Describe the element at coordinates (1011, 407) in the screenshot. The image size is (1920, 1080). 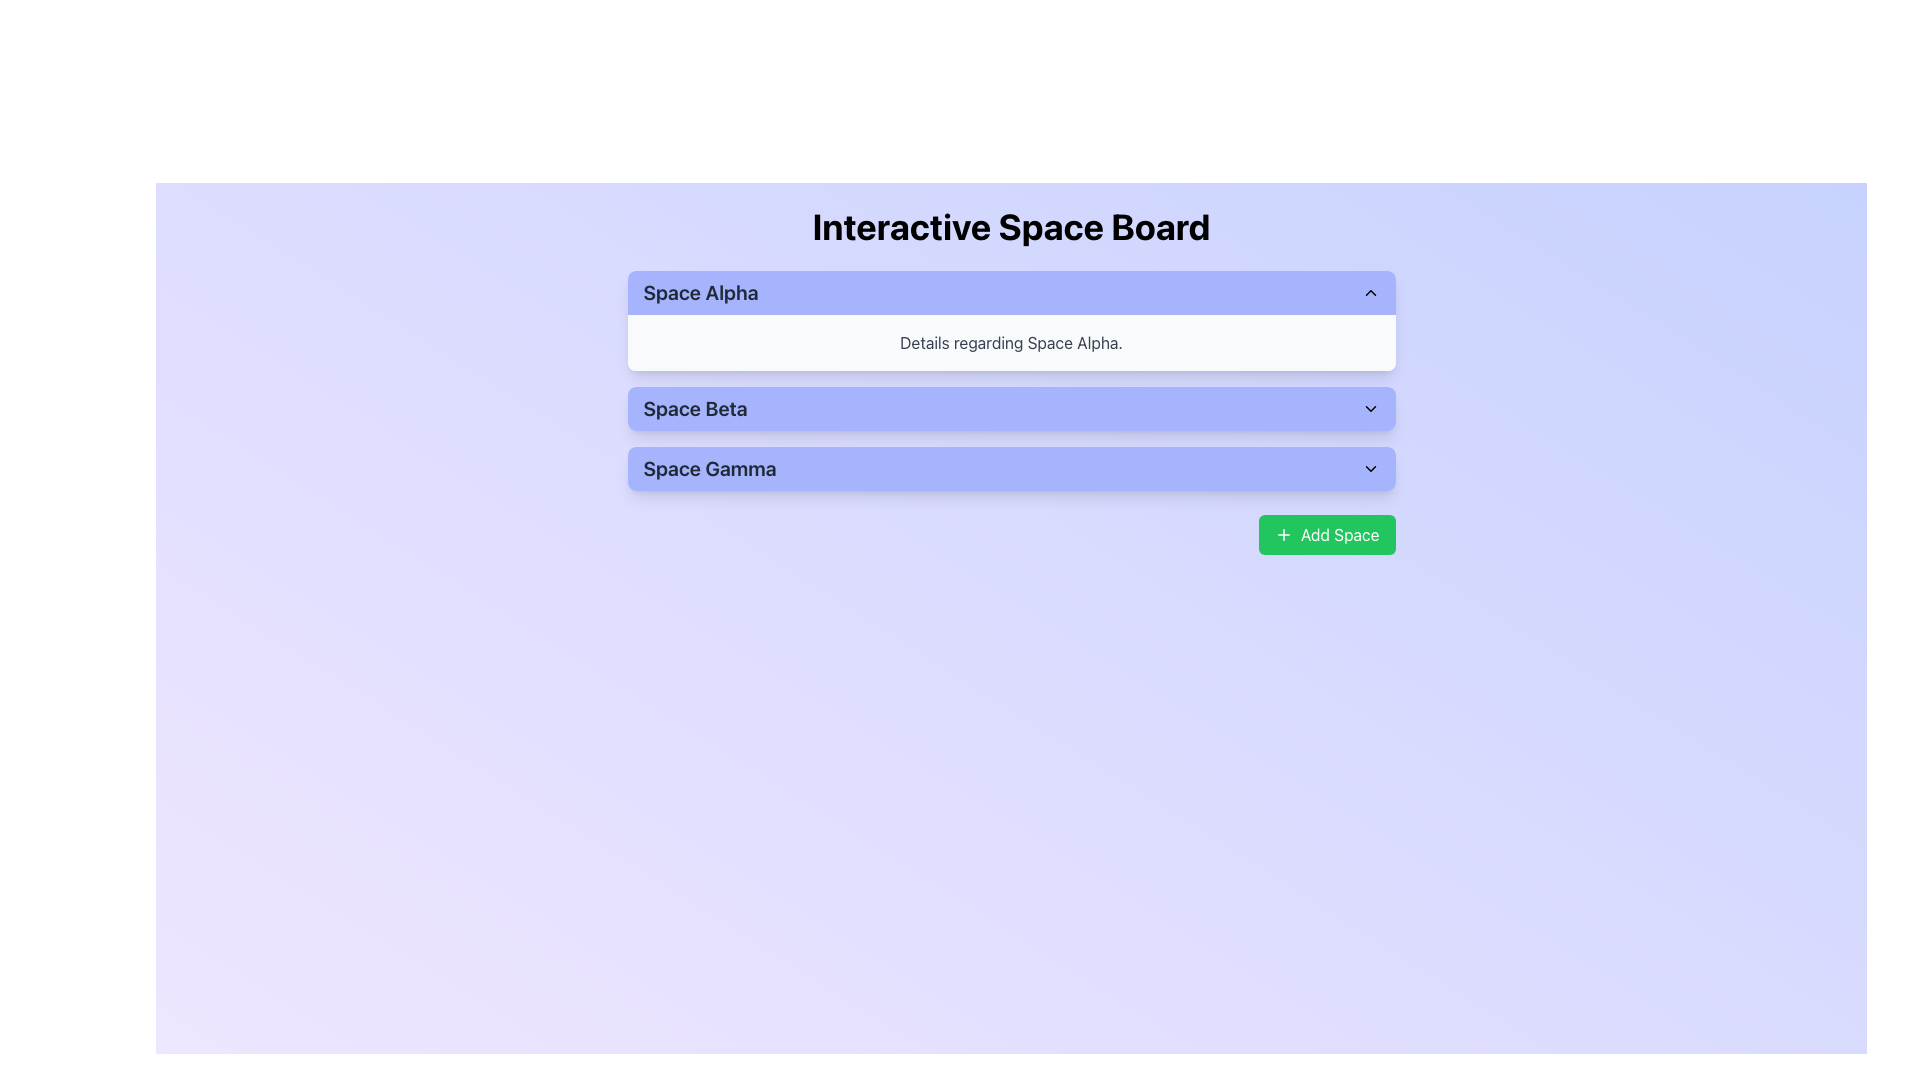
I see `the 'Space Beta' button, which is the second button in the vertical list of three buttons labeled 'Space Alpha', 'Space Beta', and 'Space Gamma'` at that location.